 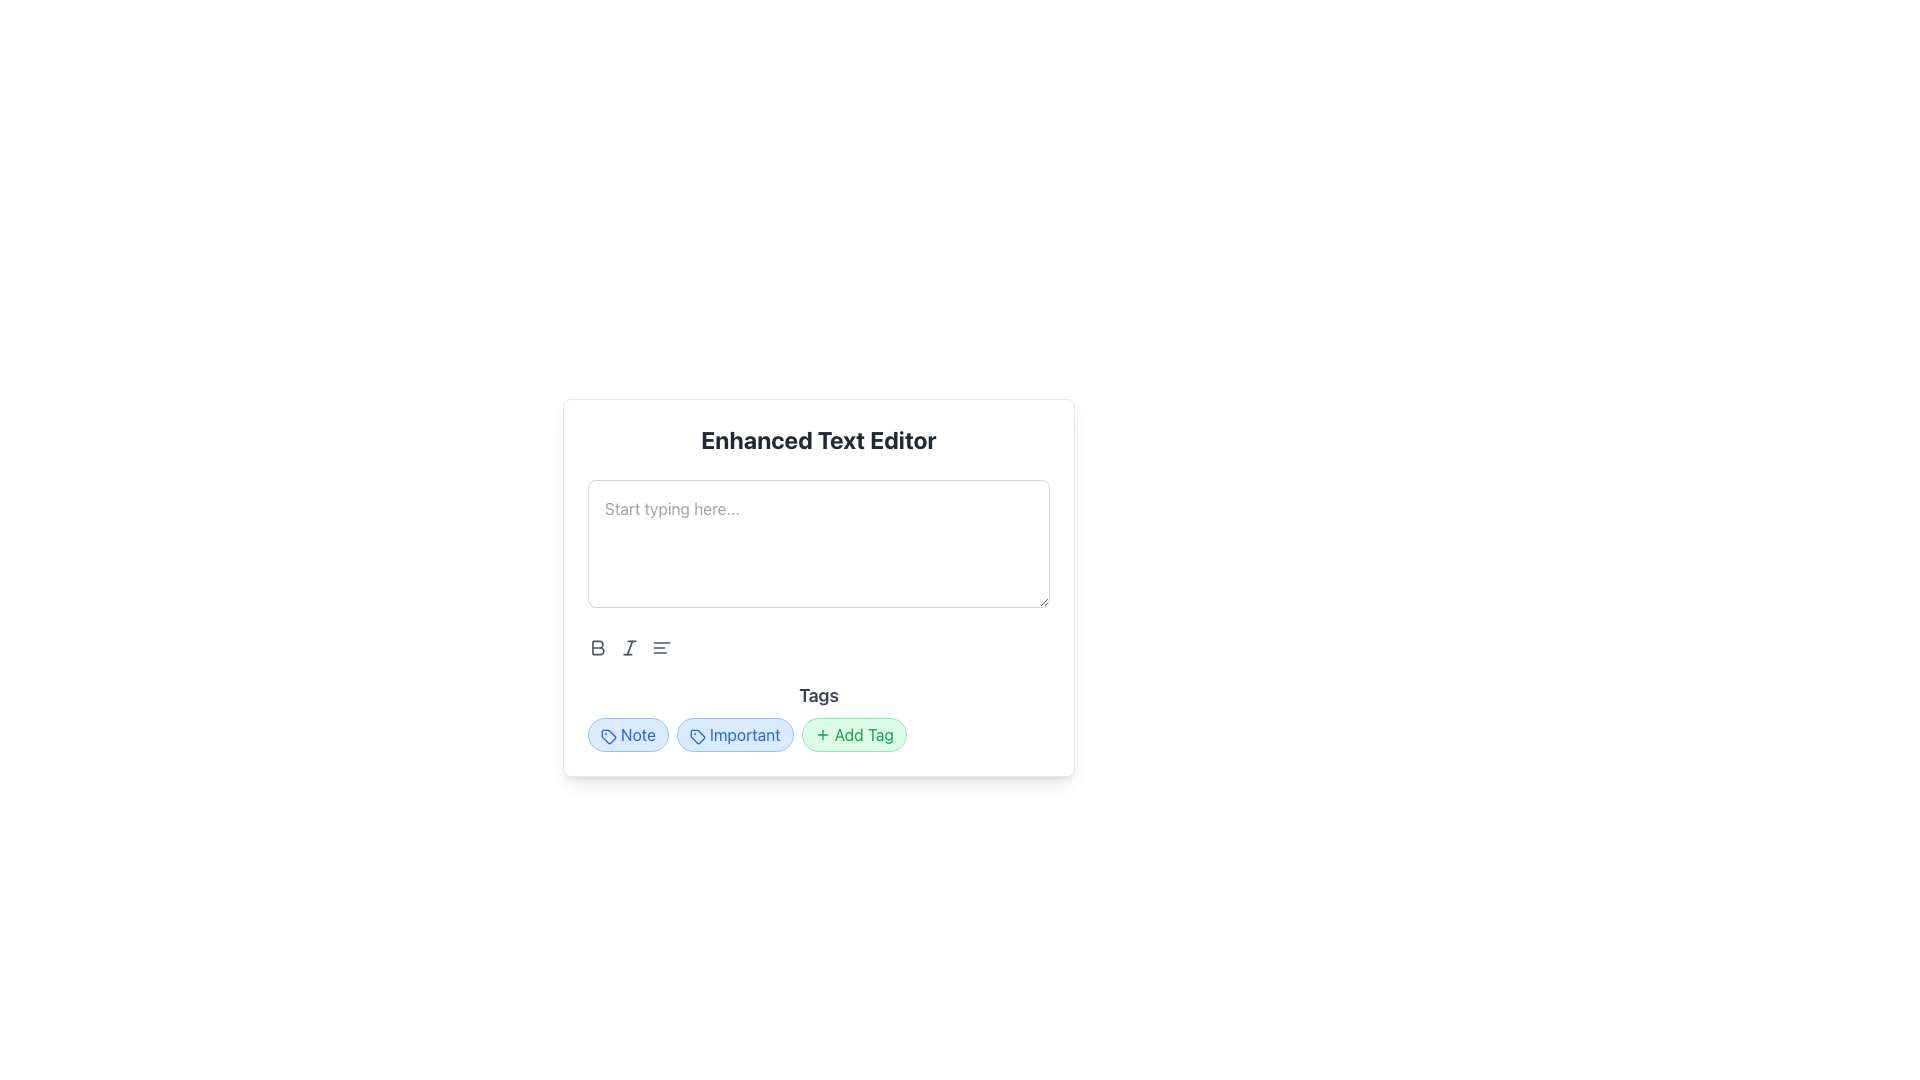 I want to click on the decorative 'Note' tag icon located within the leftmost button of the horizontal button series under the 'Tags' heading, so click(x=608, y=736).